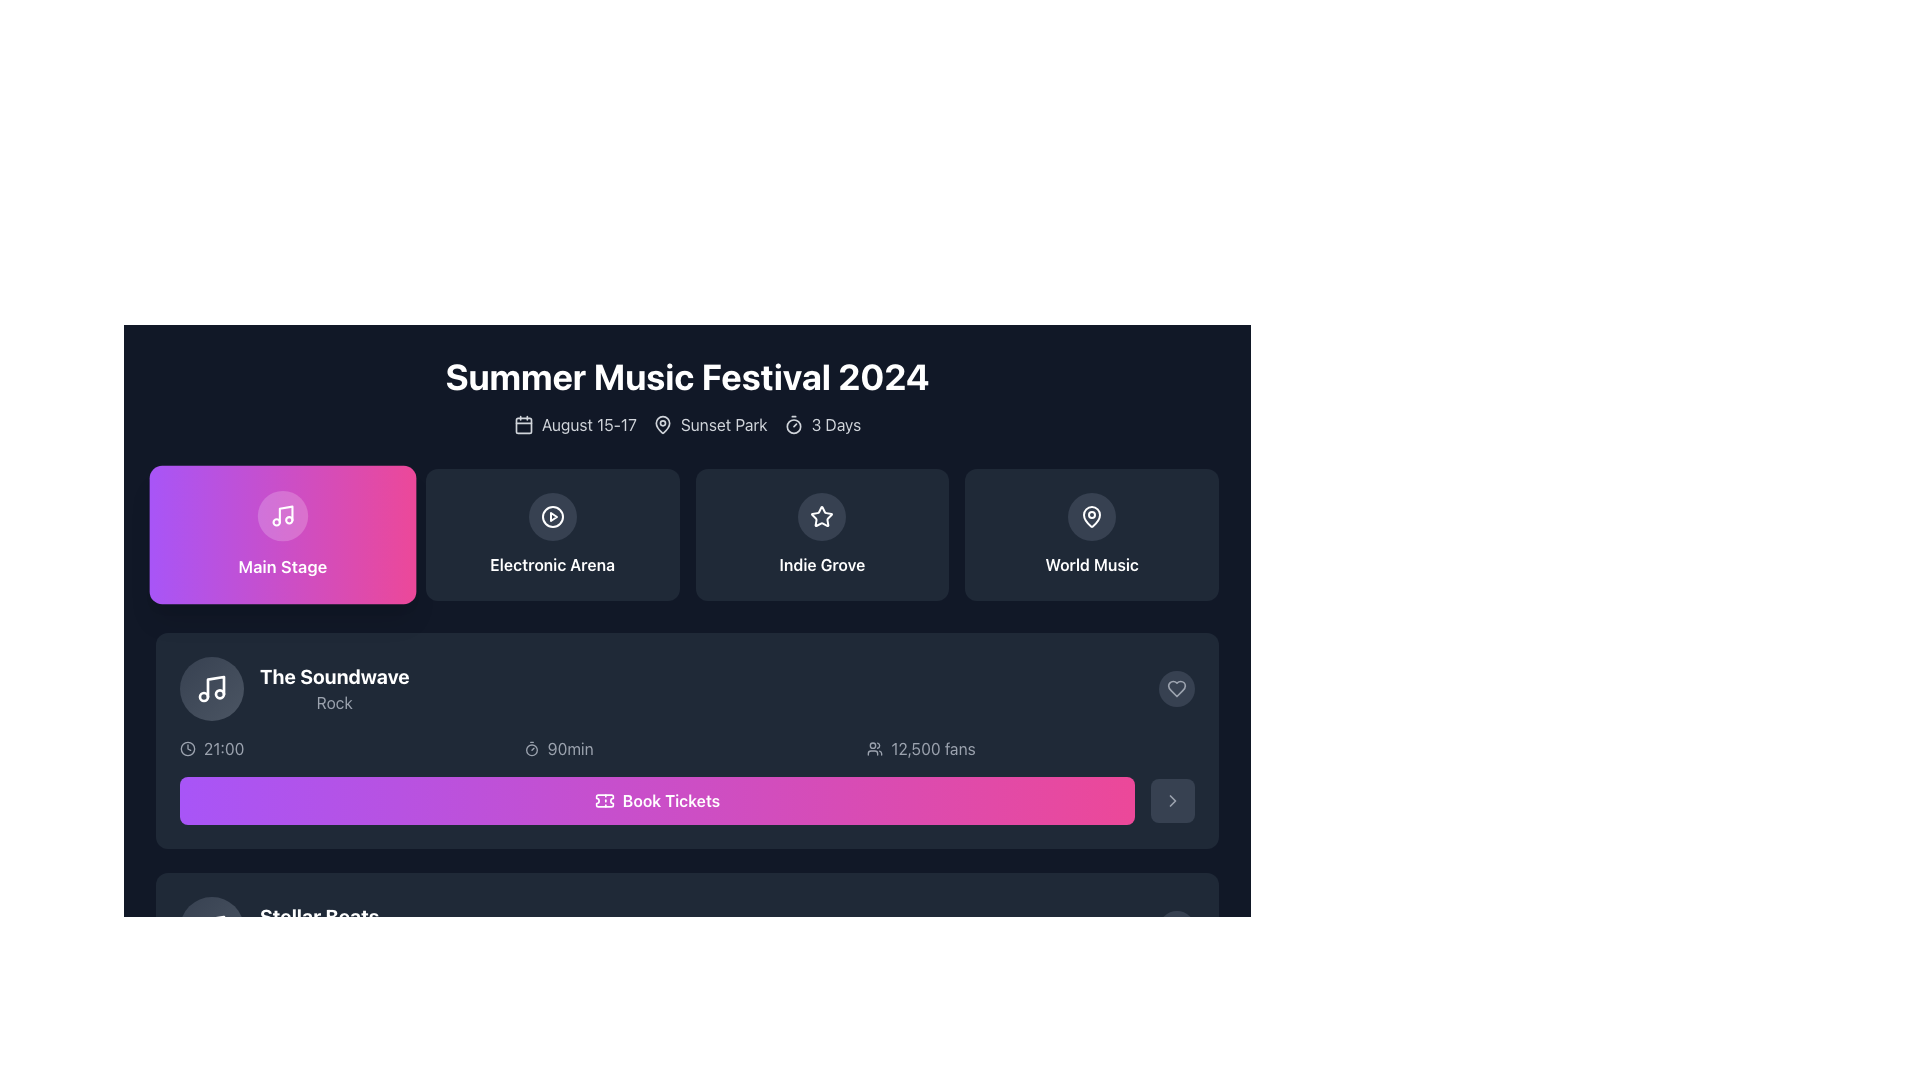  What do you see at coordinates (523, 423) in the screenshot?
I see `the calendar icon that represents the event's date range information 'August 15-17', located in the top section of the interface near the header 'Summer Music Festival 2024'` at bounding box center [523, 423].